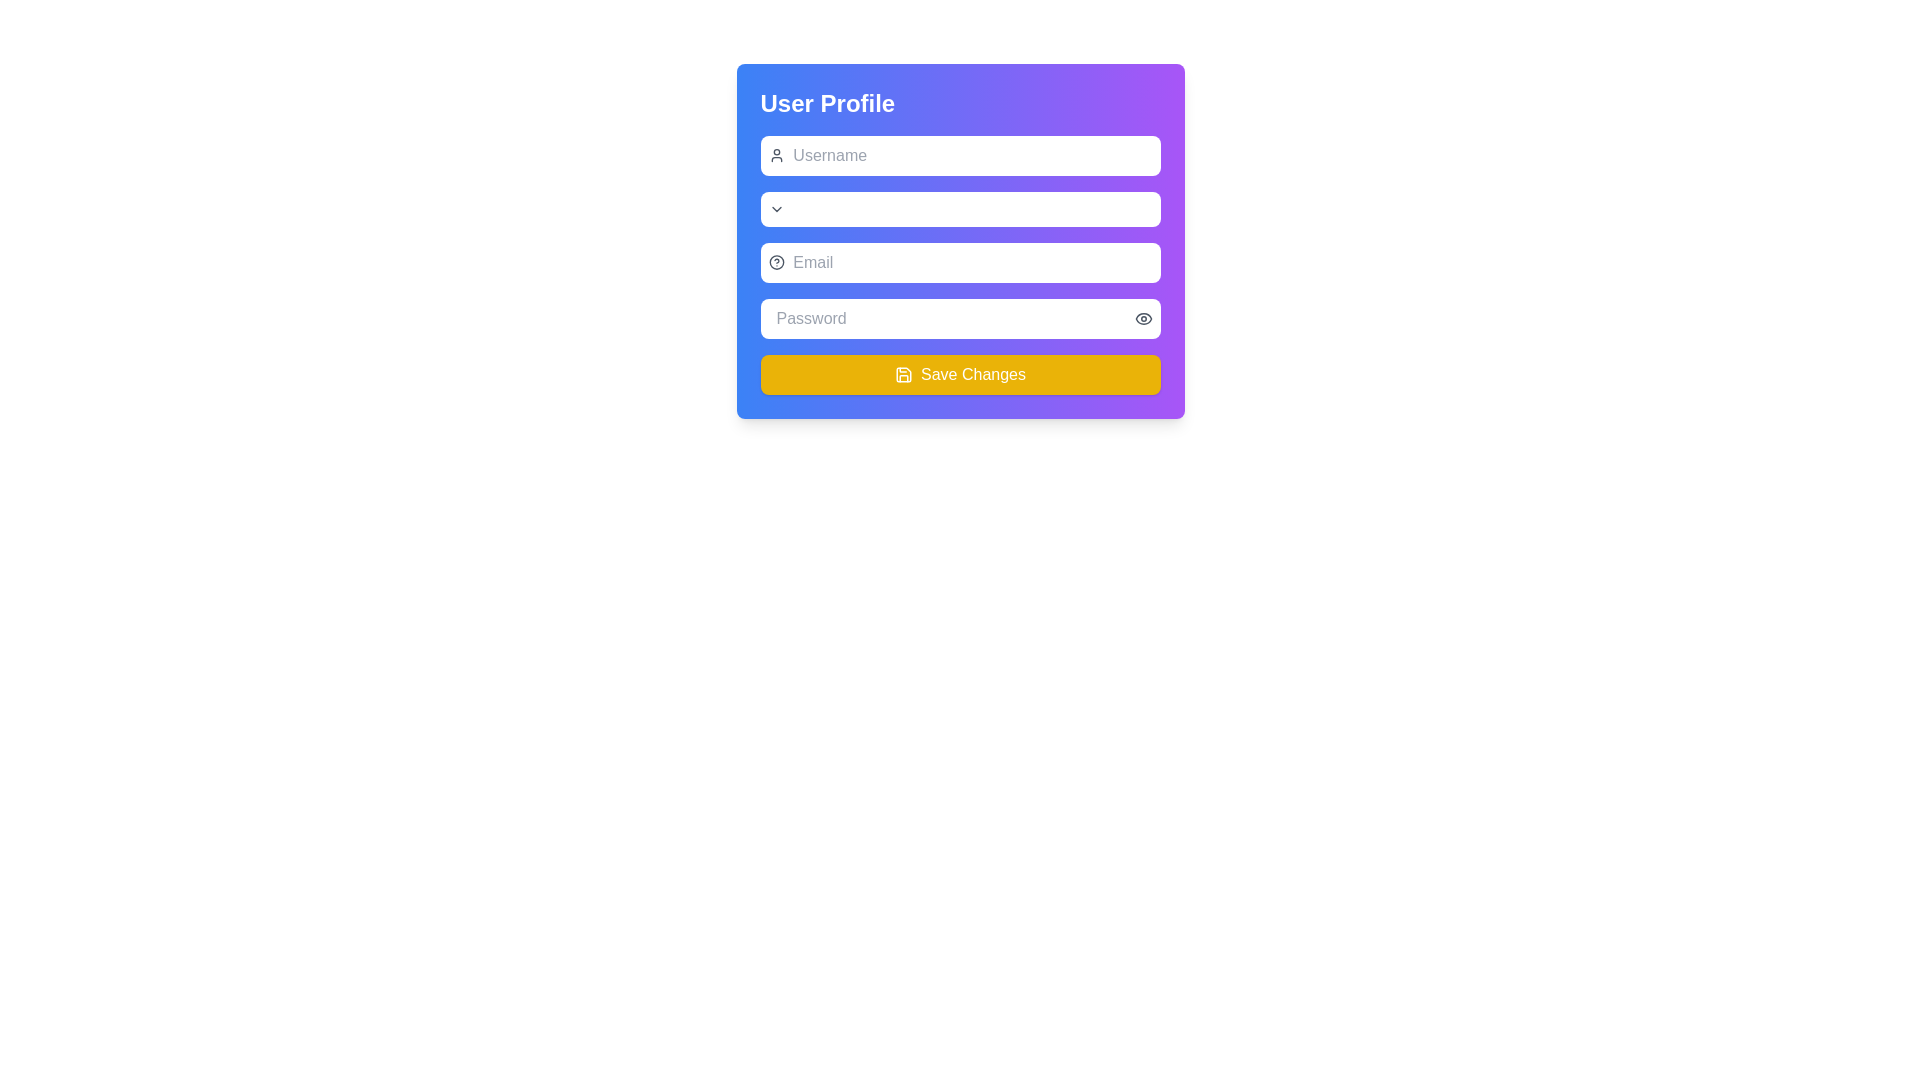  Describe the element at coordinates (775, 154) in the screenshot. I see `the username field icon located on the far-left side of the username input row, adjacent to the 'Username' text input field` at that location.